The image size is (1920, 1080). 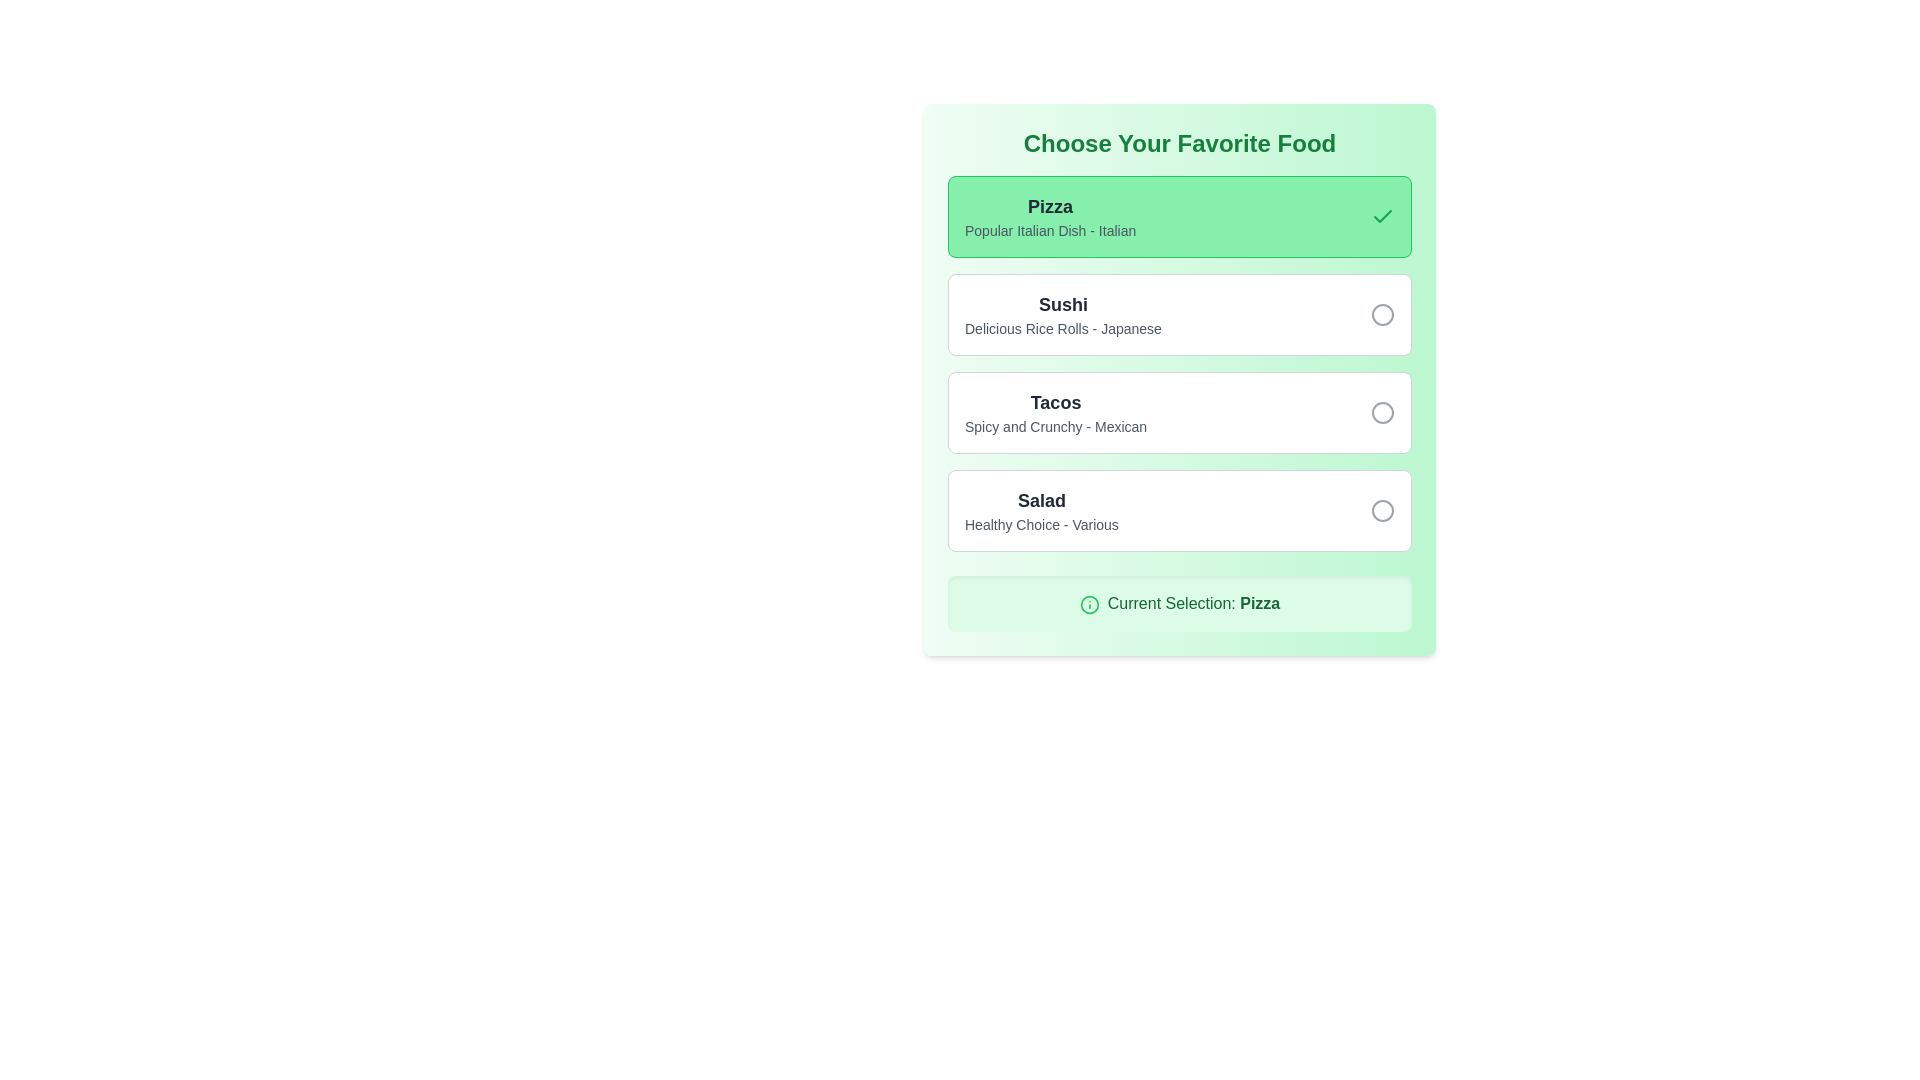 What do you see at coordinates (1180, 315) in the screenshot?
I see `the 'Sushi' selectable list item (radio button option)` at bounding box center [1180, 315].